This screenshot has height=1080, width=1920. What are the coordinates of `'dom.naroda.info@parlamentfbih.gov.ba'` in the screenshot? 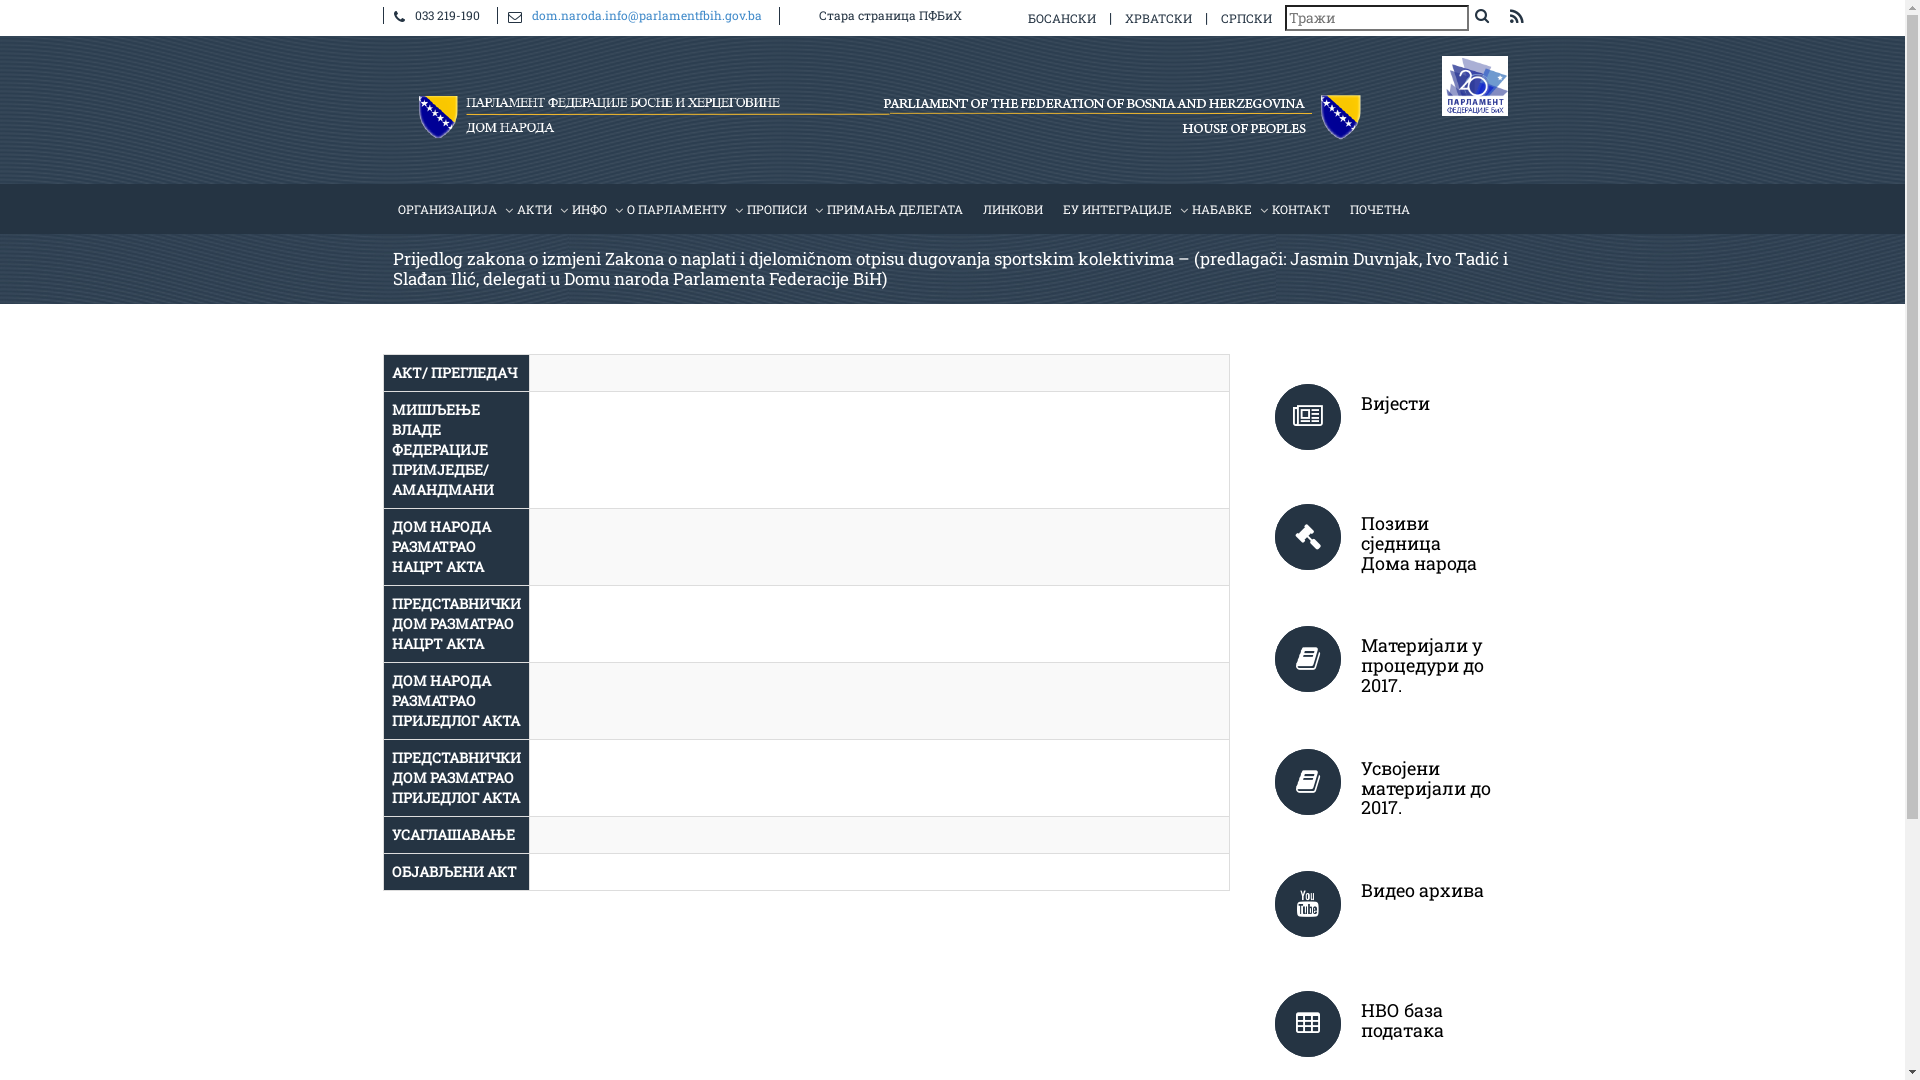 It's located at (532, 15).